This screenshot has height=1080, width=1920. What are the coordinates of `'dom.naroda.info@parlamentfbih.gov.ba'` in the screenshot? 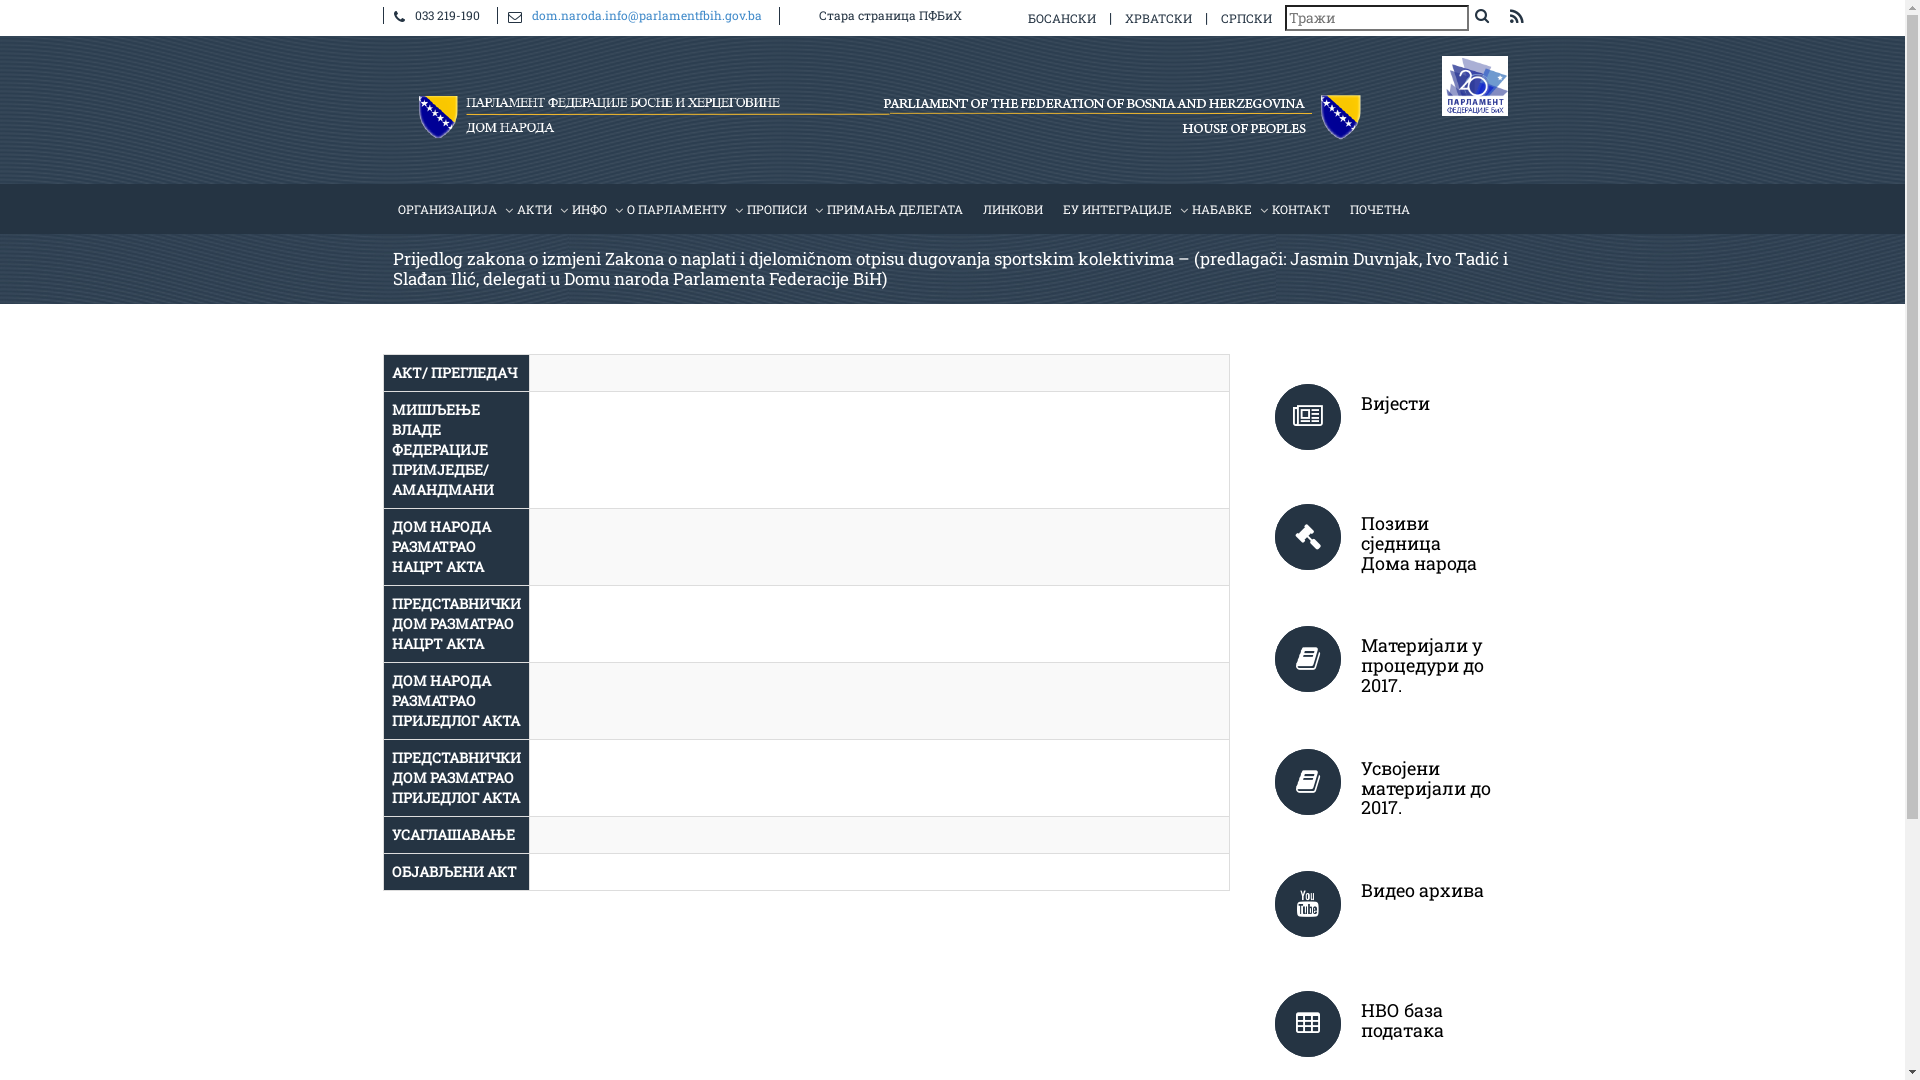 It's located at (532, 15).